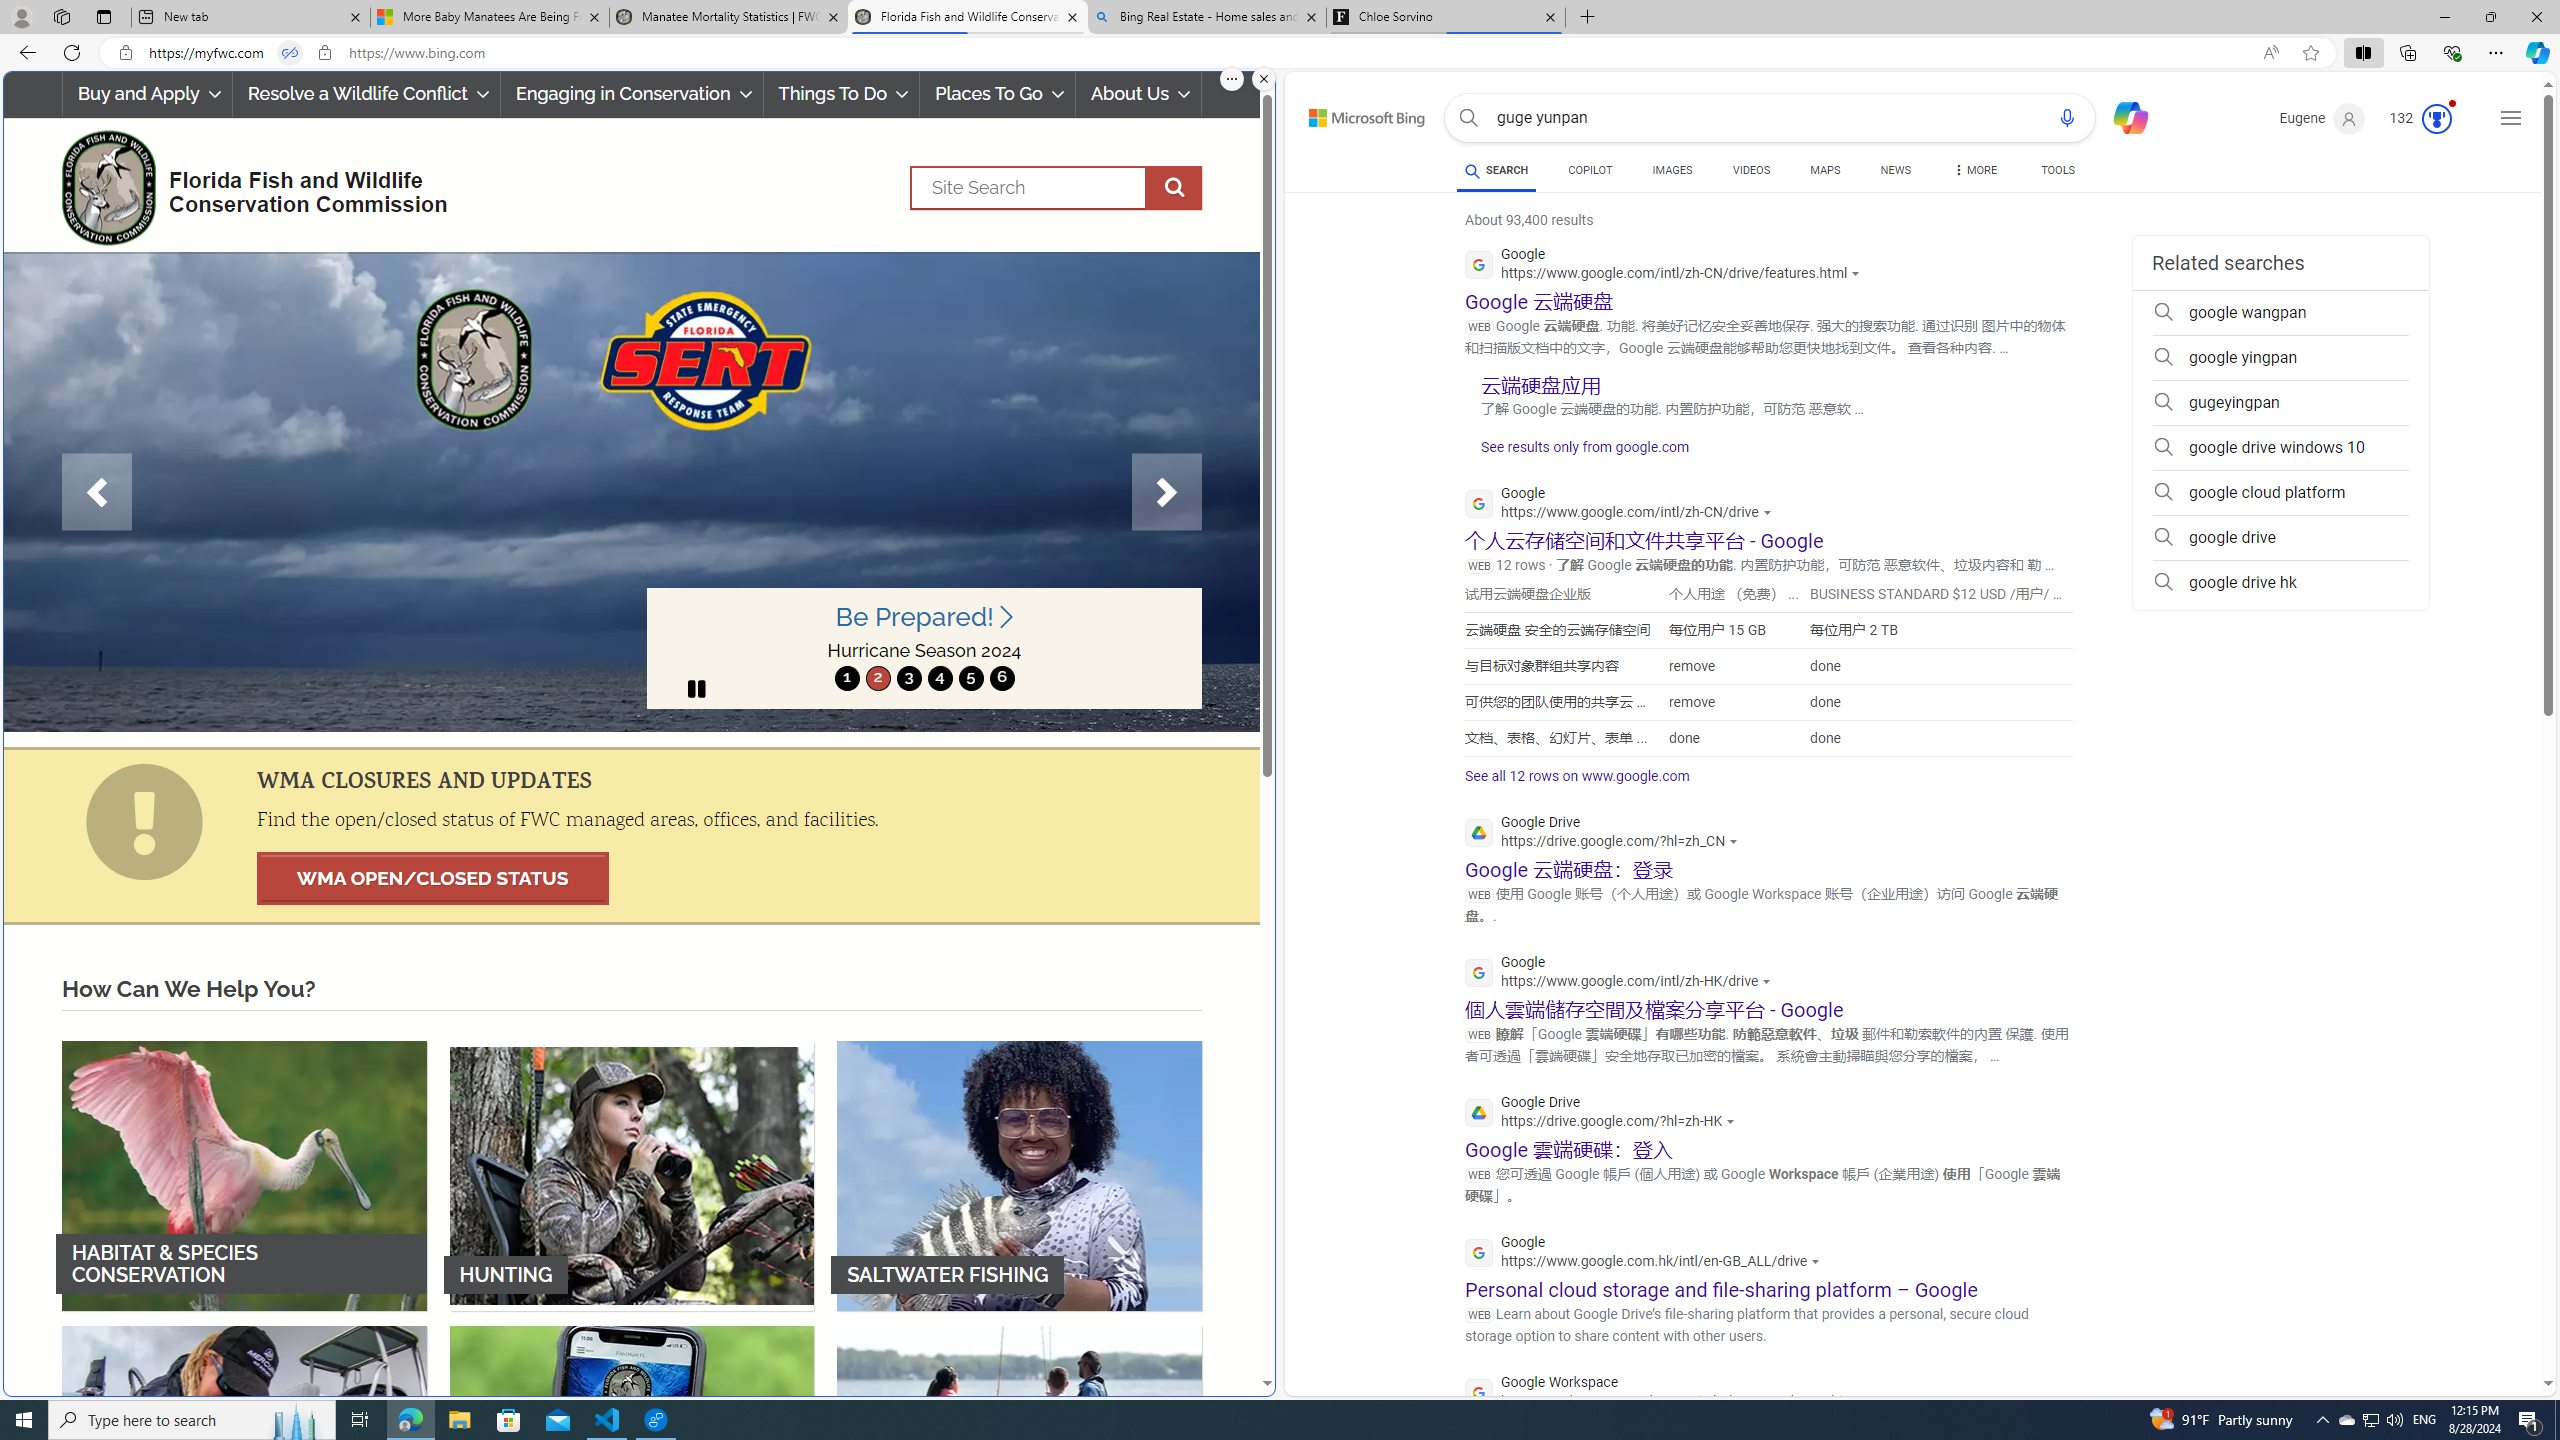 Image resolution: width=2560 pixels, height=1440 pixels. What do you see at coordinates (970, 677) in the screenshot?
I see `'move to slide 5'` at bounding box center [970, 677].